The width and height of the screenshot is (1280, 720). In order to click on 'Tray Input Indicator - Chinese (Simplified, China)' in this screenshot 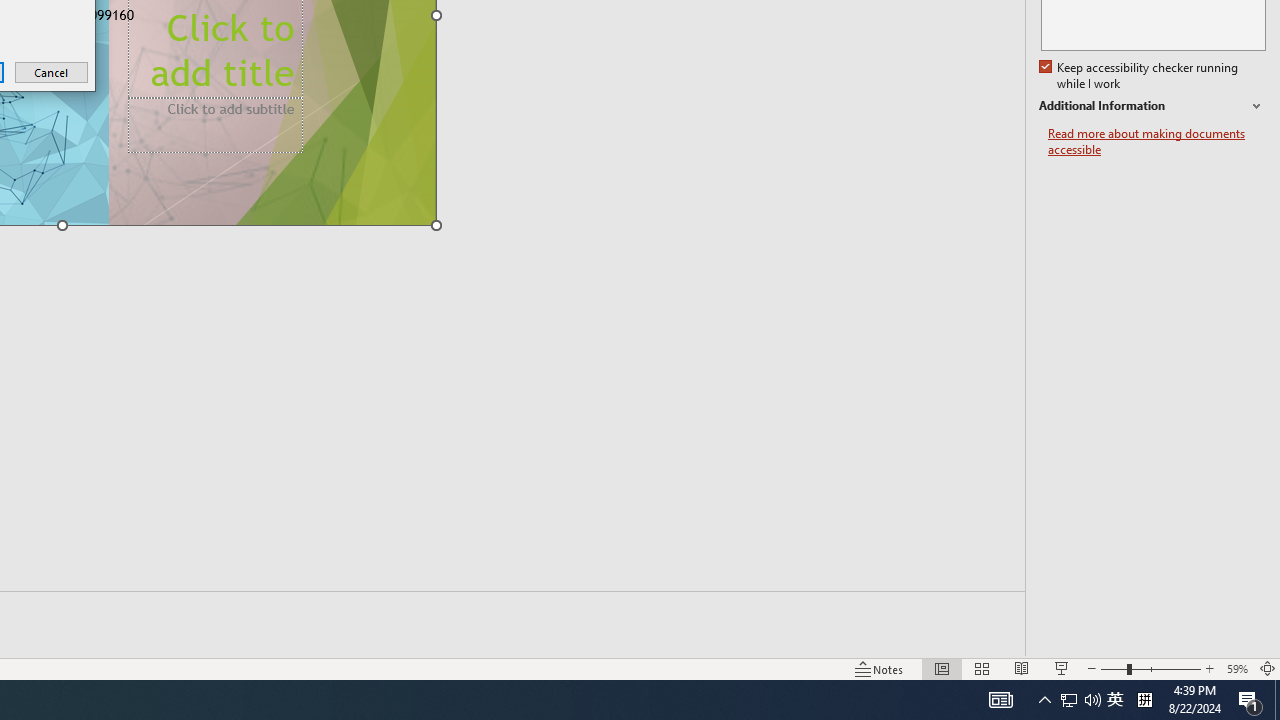, I will do `click(1079, 698)`.